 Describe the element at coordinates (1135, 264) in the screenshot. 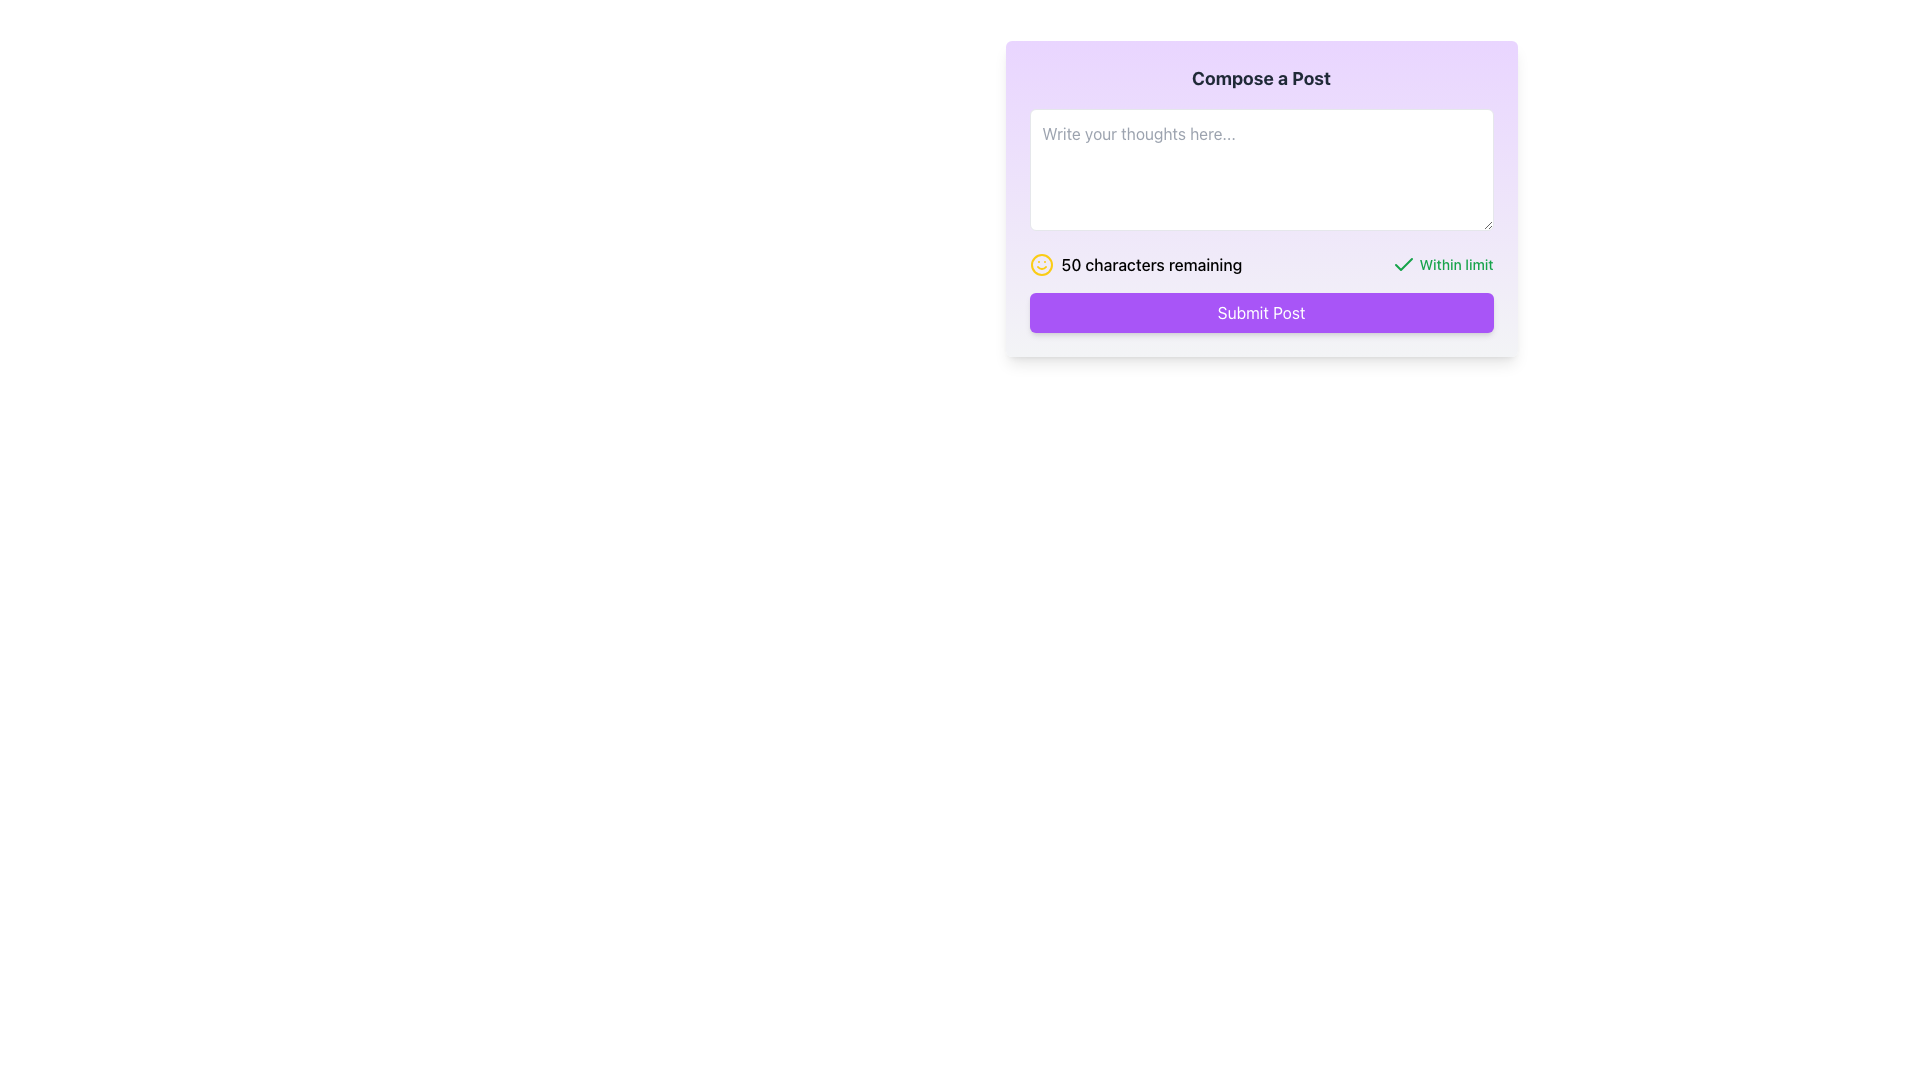

I see `text in the feedback label displaying '50 characters remaining' located in the feedback section of the text input form, positioned to the left of the 'Within limit' indication` at that location.